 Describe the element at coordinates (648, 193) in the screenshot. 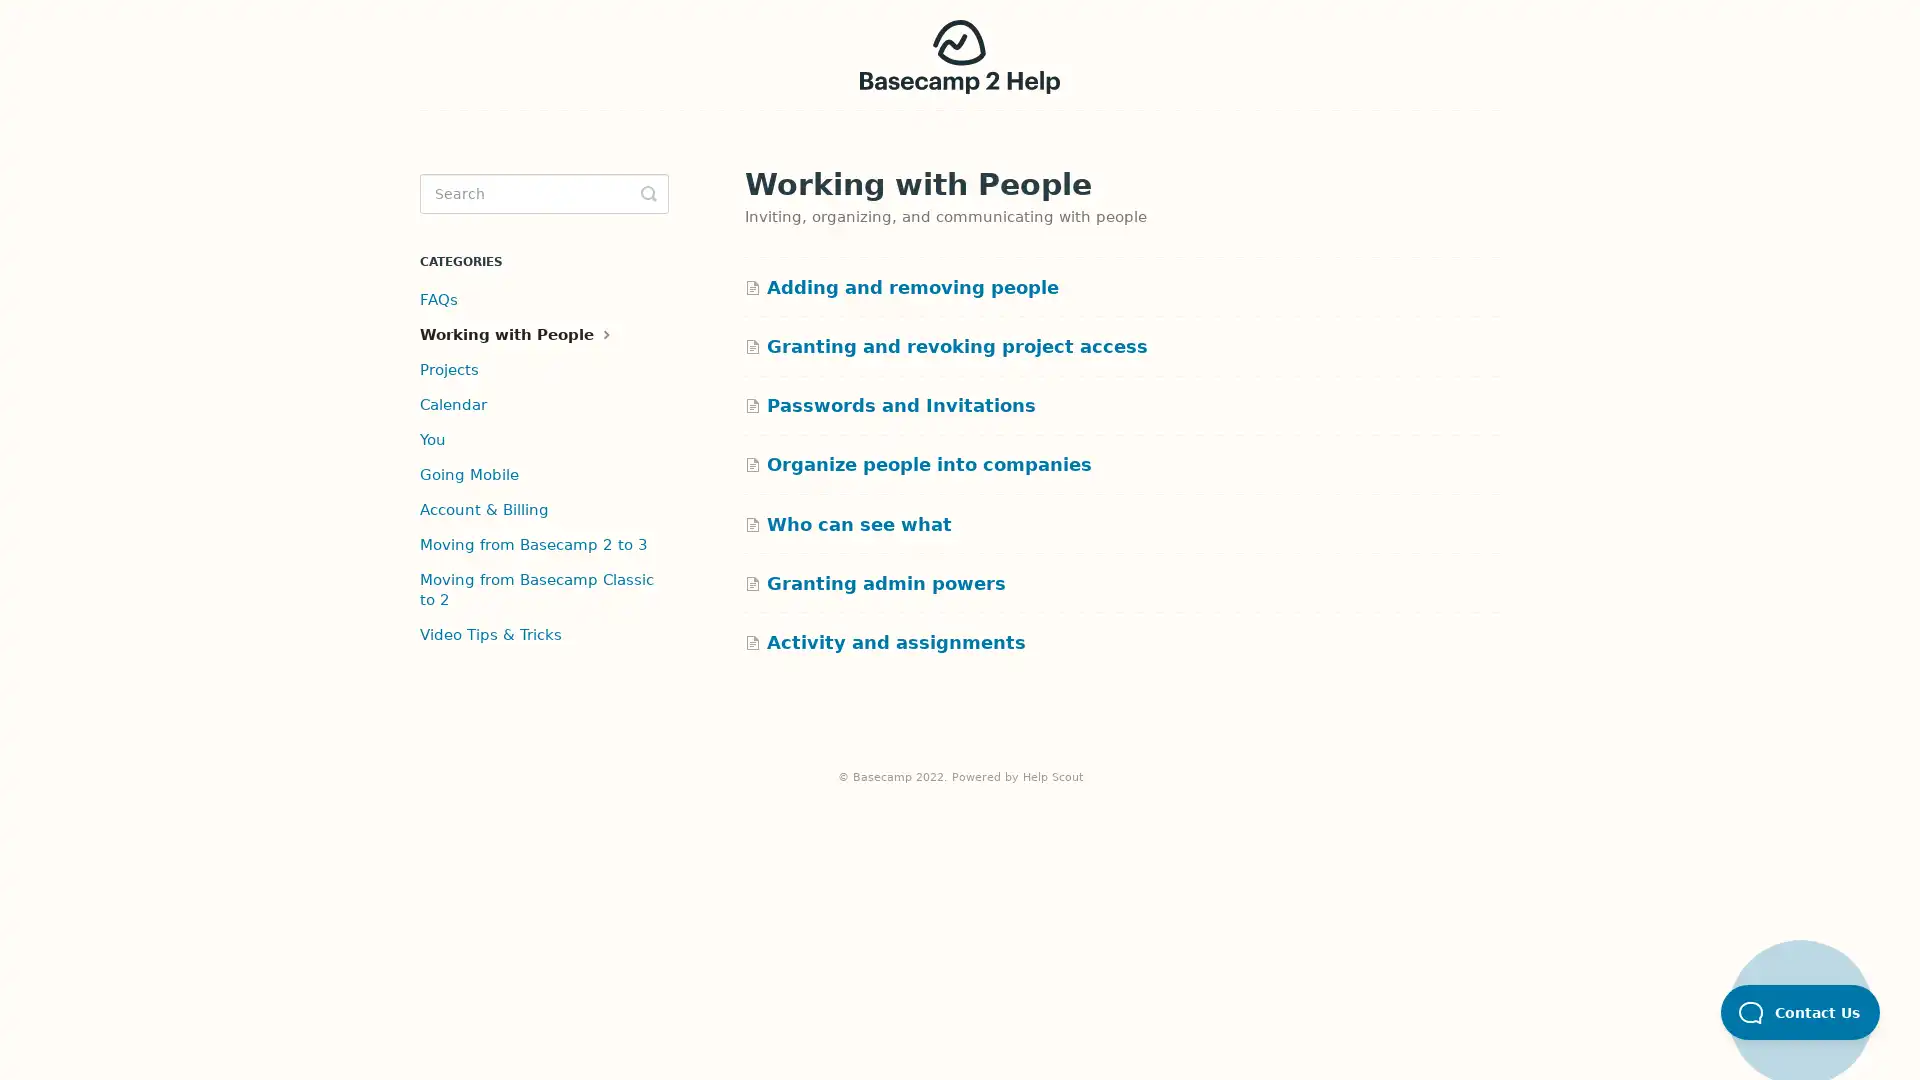

I see `Toggle Search` at that location.